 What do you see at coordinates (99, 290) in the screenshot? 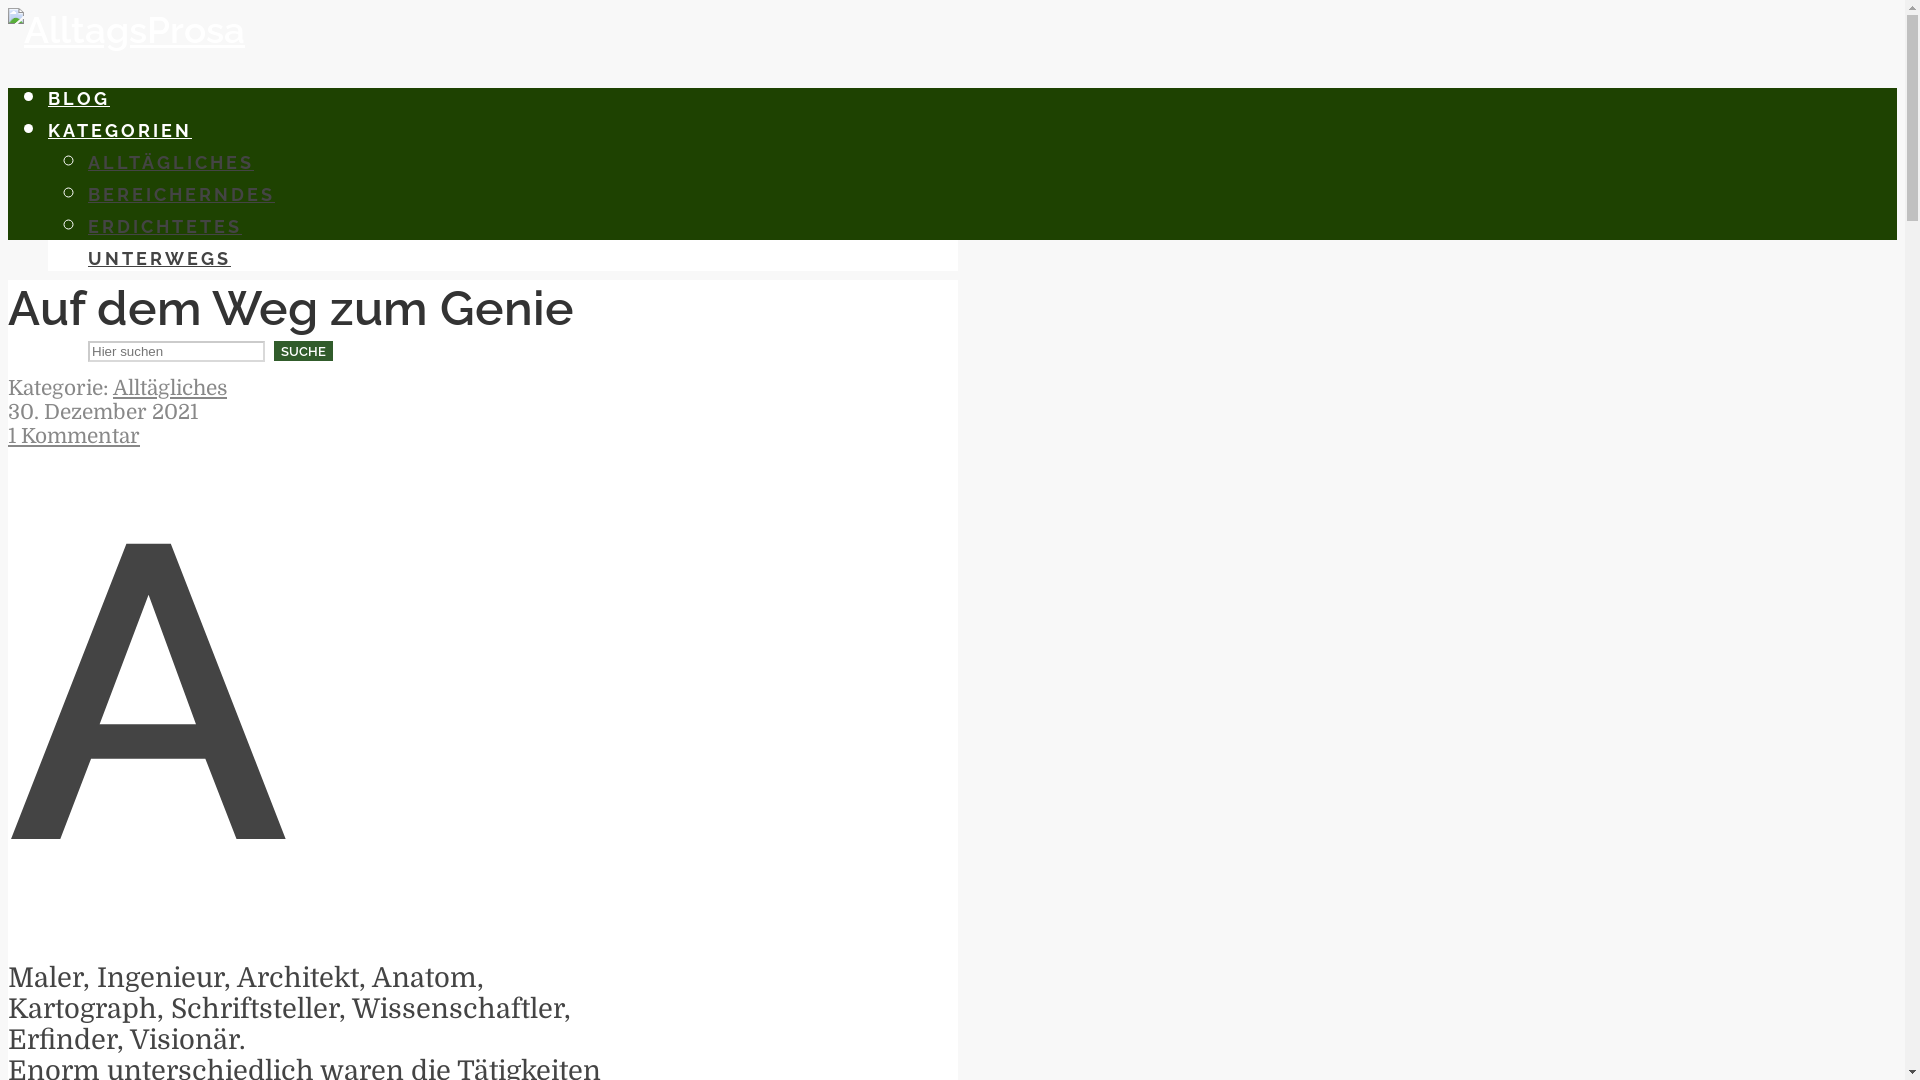
I see `'KONTAKT'` at bounding box center [99, 290].